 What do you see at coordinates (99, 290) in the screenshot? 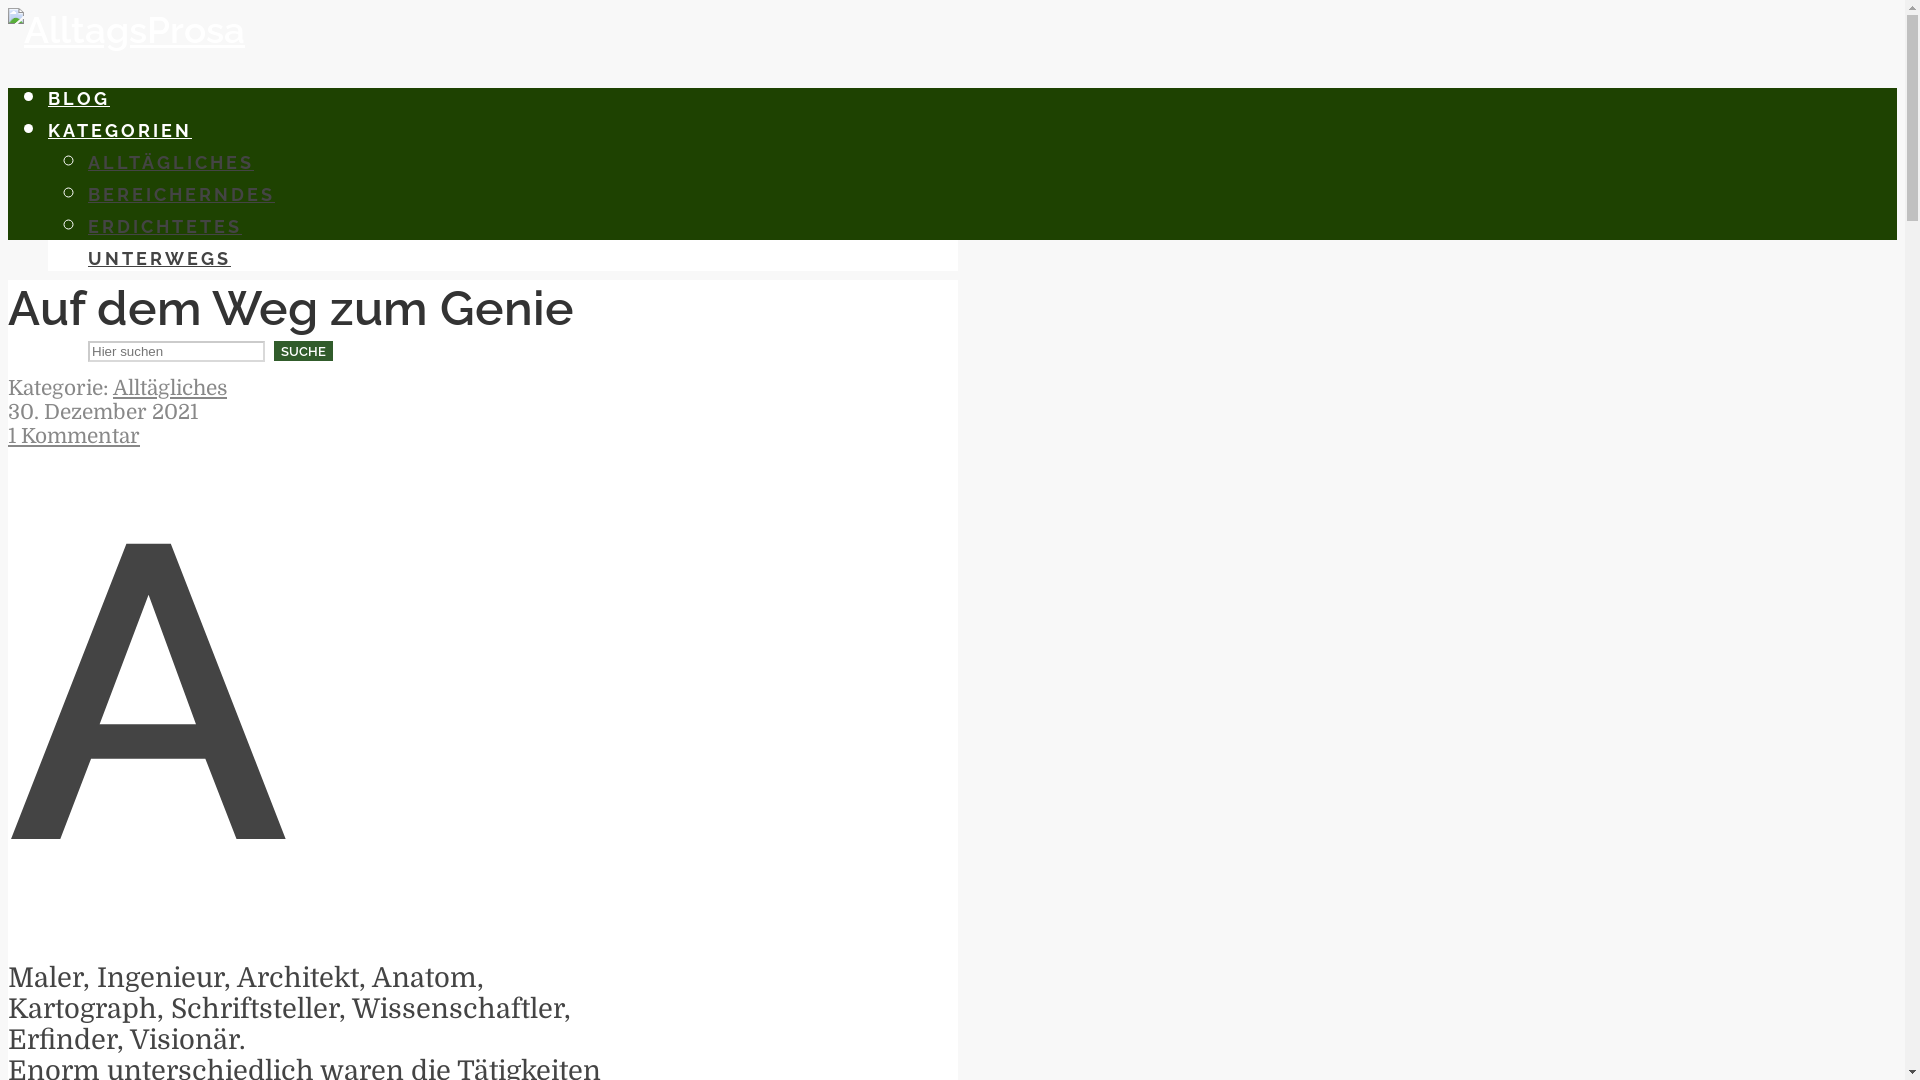
I see `'KONTAKT'` at bounding box center [99, 290].